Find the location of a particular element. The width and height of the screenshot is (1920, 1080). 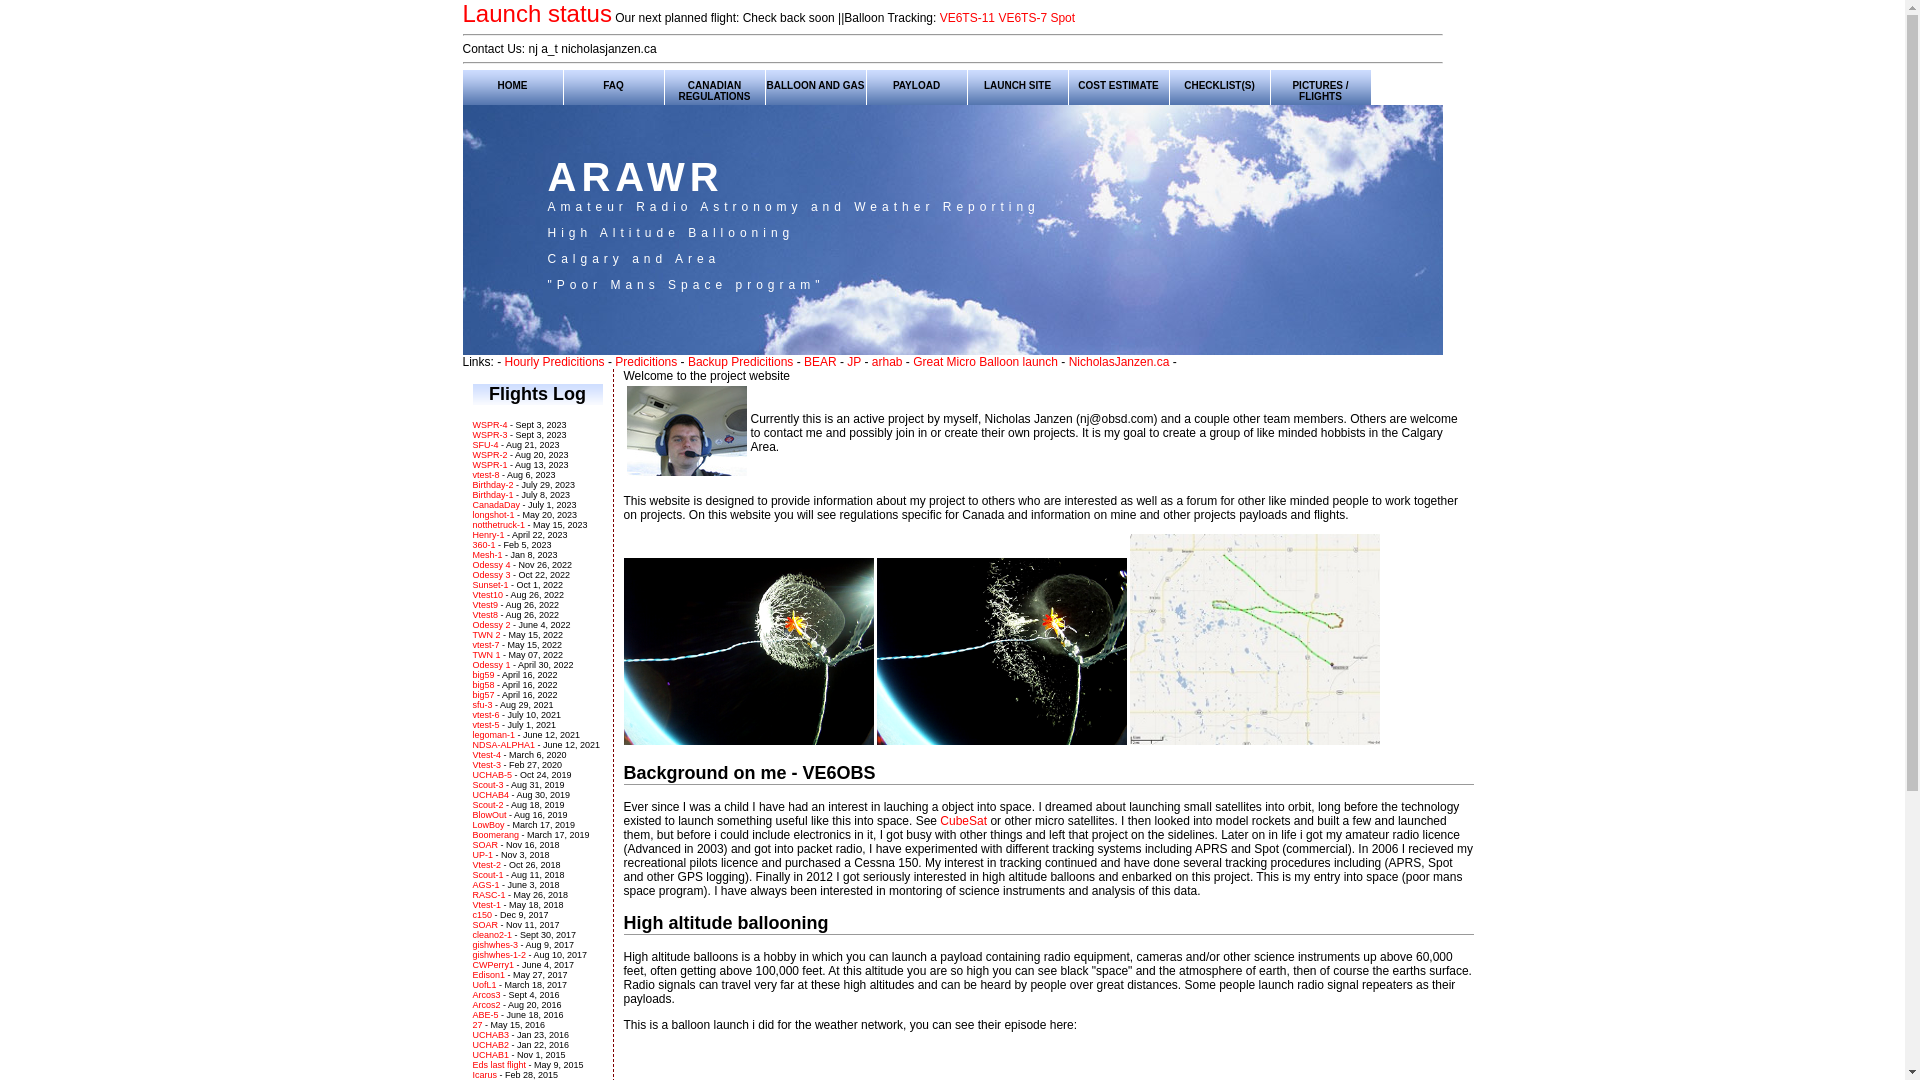

'big59' is located at coordinates (483, 675).